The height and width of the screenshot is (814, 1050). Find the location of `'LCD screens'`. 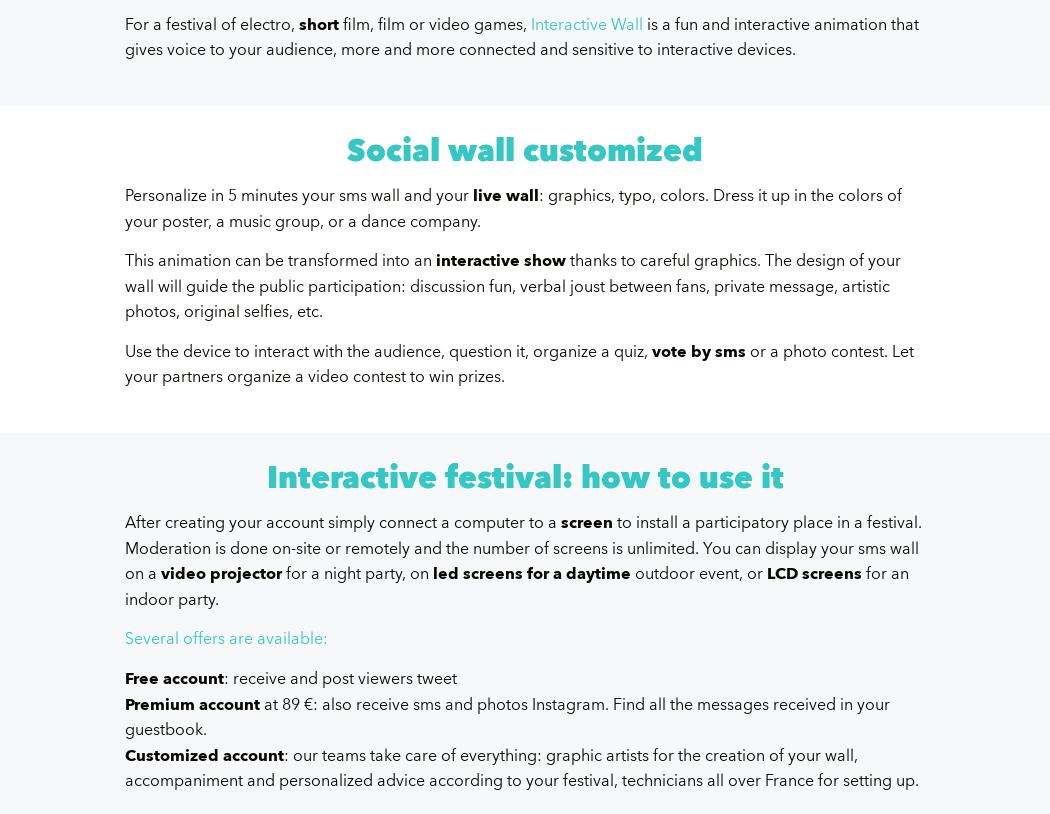

'LCD screens' is located at coordinates (767, 573).